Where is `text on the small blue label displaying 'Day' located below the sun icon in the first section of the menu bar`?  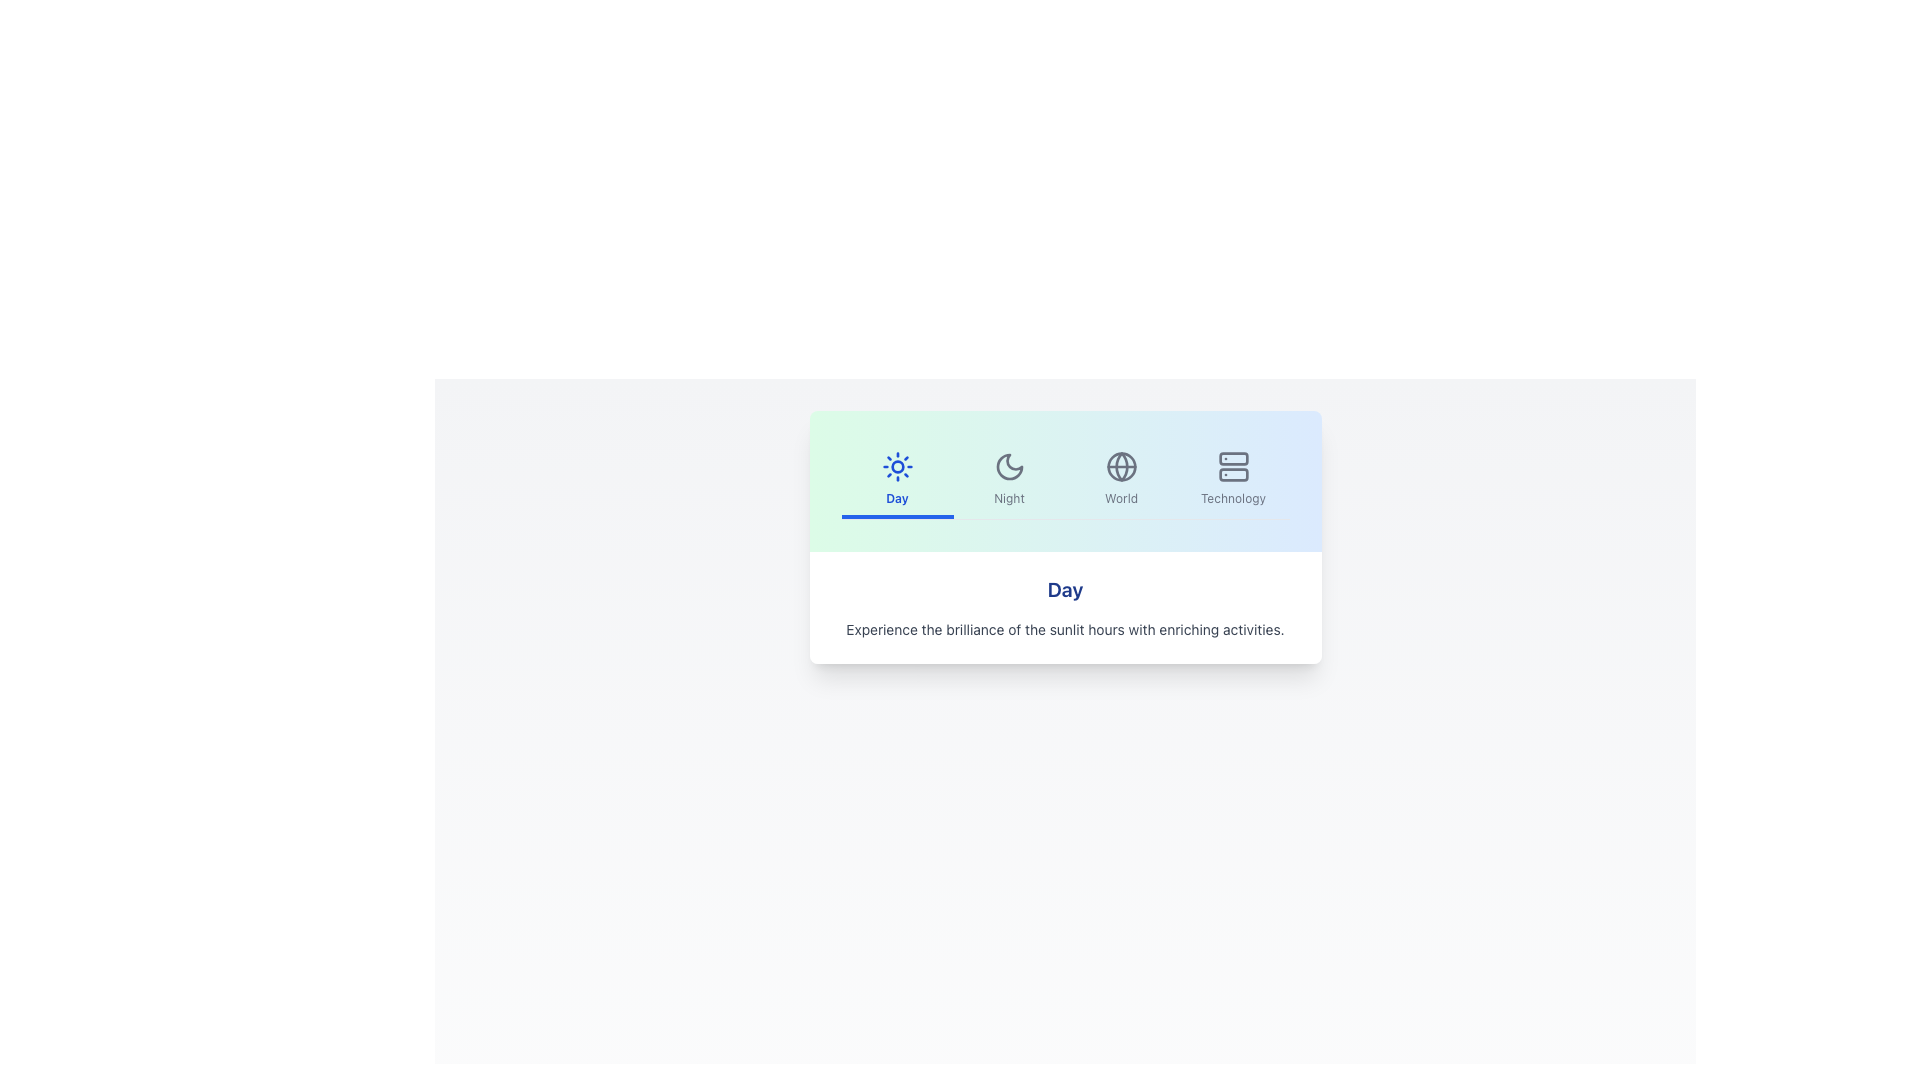
text on the small blue label displaying 'Day' located below the sun icon in the first section of the menu bar is located at coordinates (896, 497).